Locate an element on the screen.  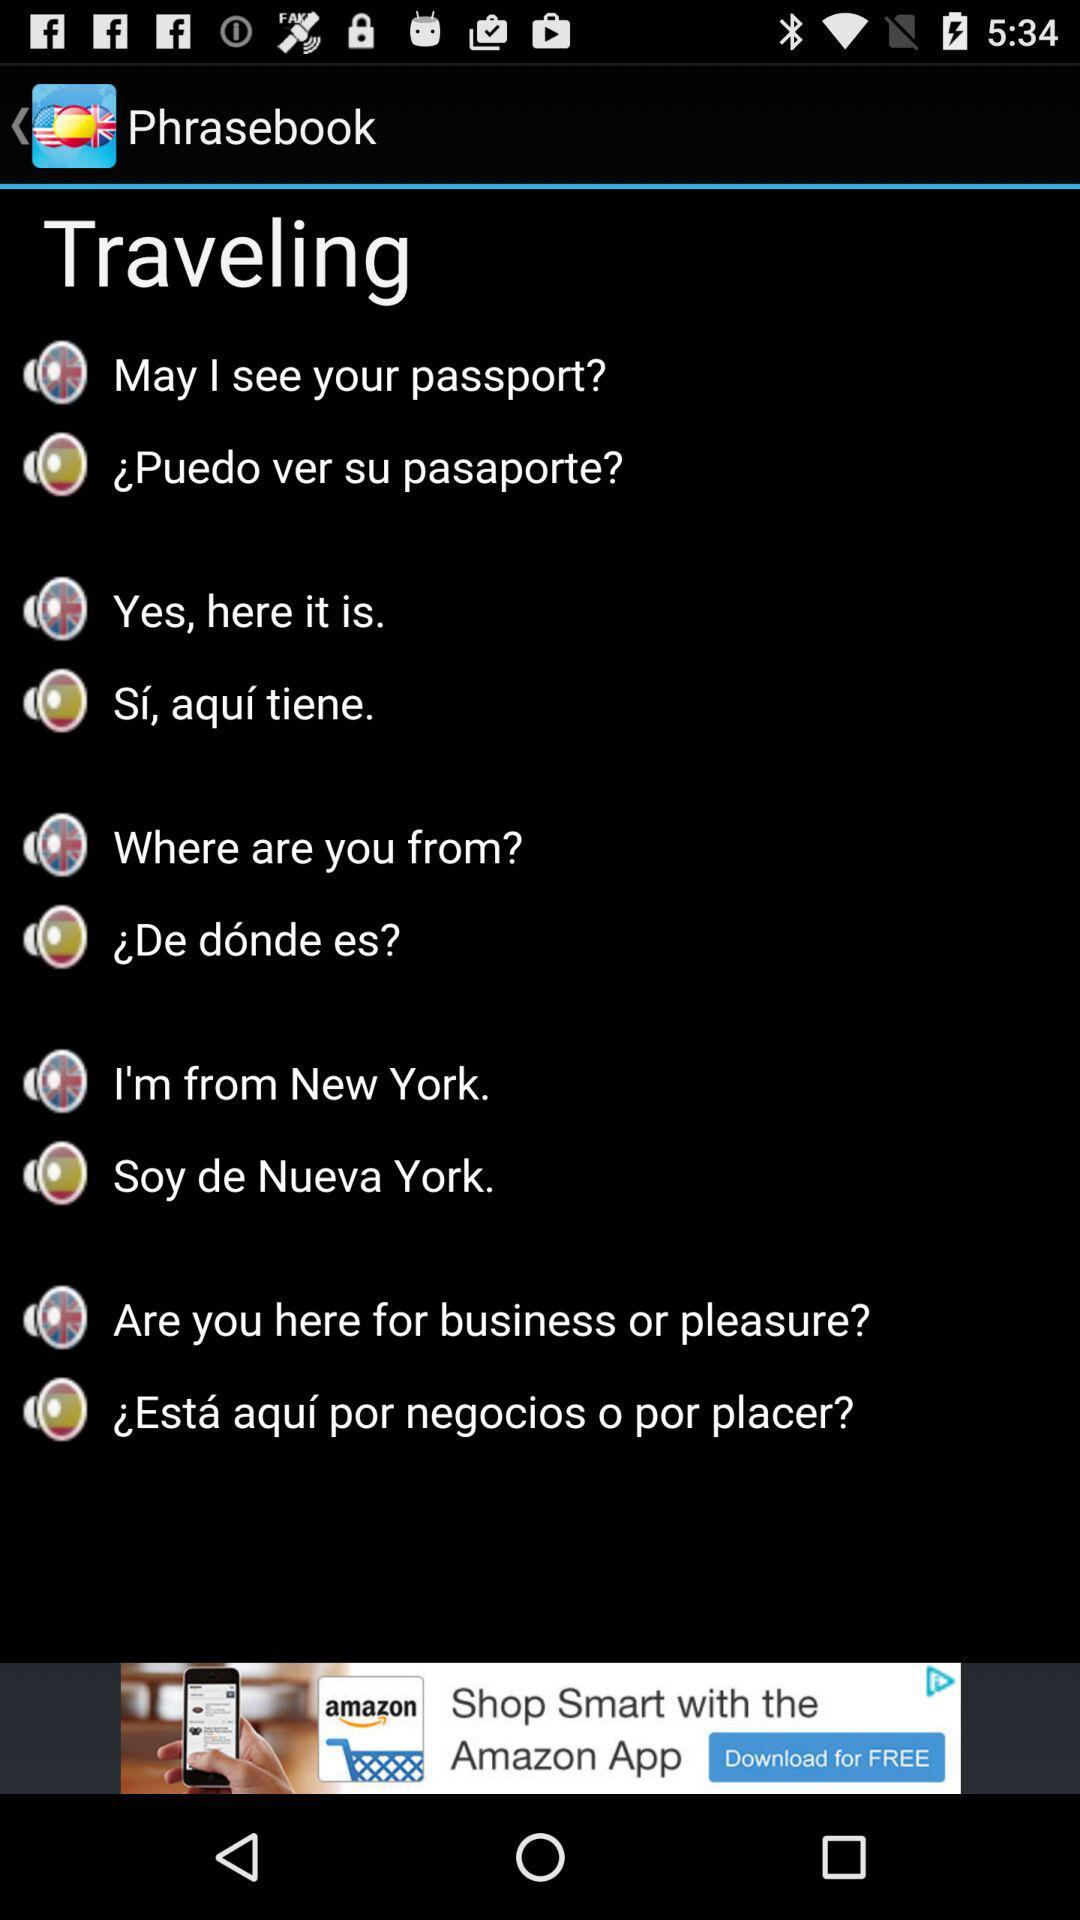
advertisement page is located at coordinates (540, 1727).